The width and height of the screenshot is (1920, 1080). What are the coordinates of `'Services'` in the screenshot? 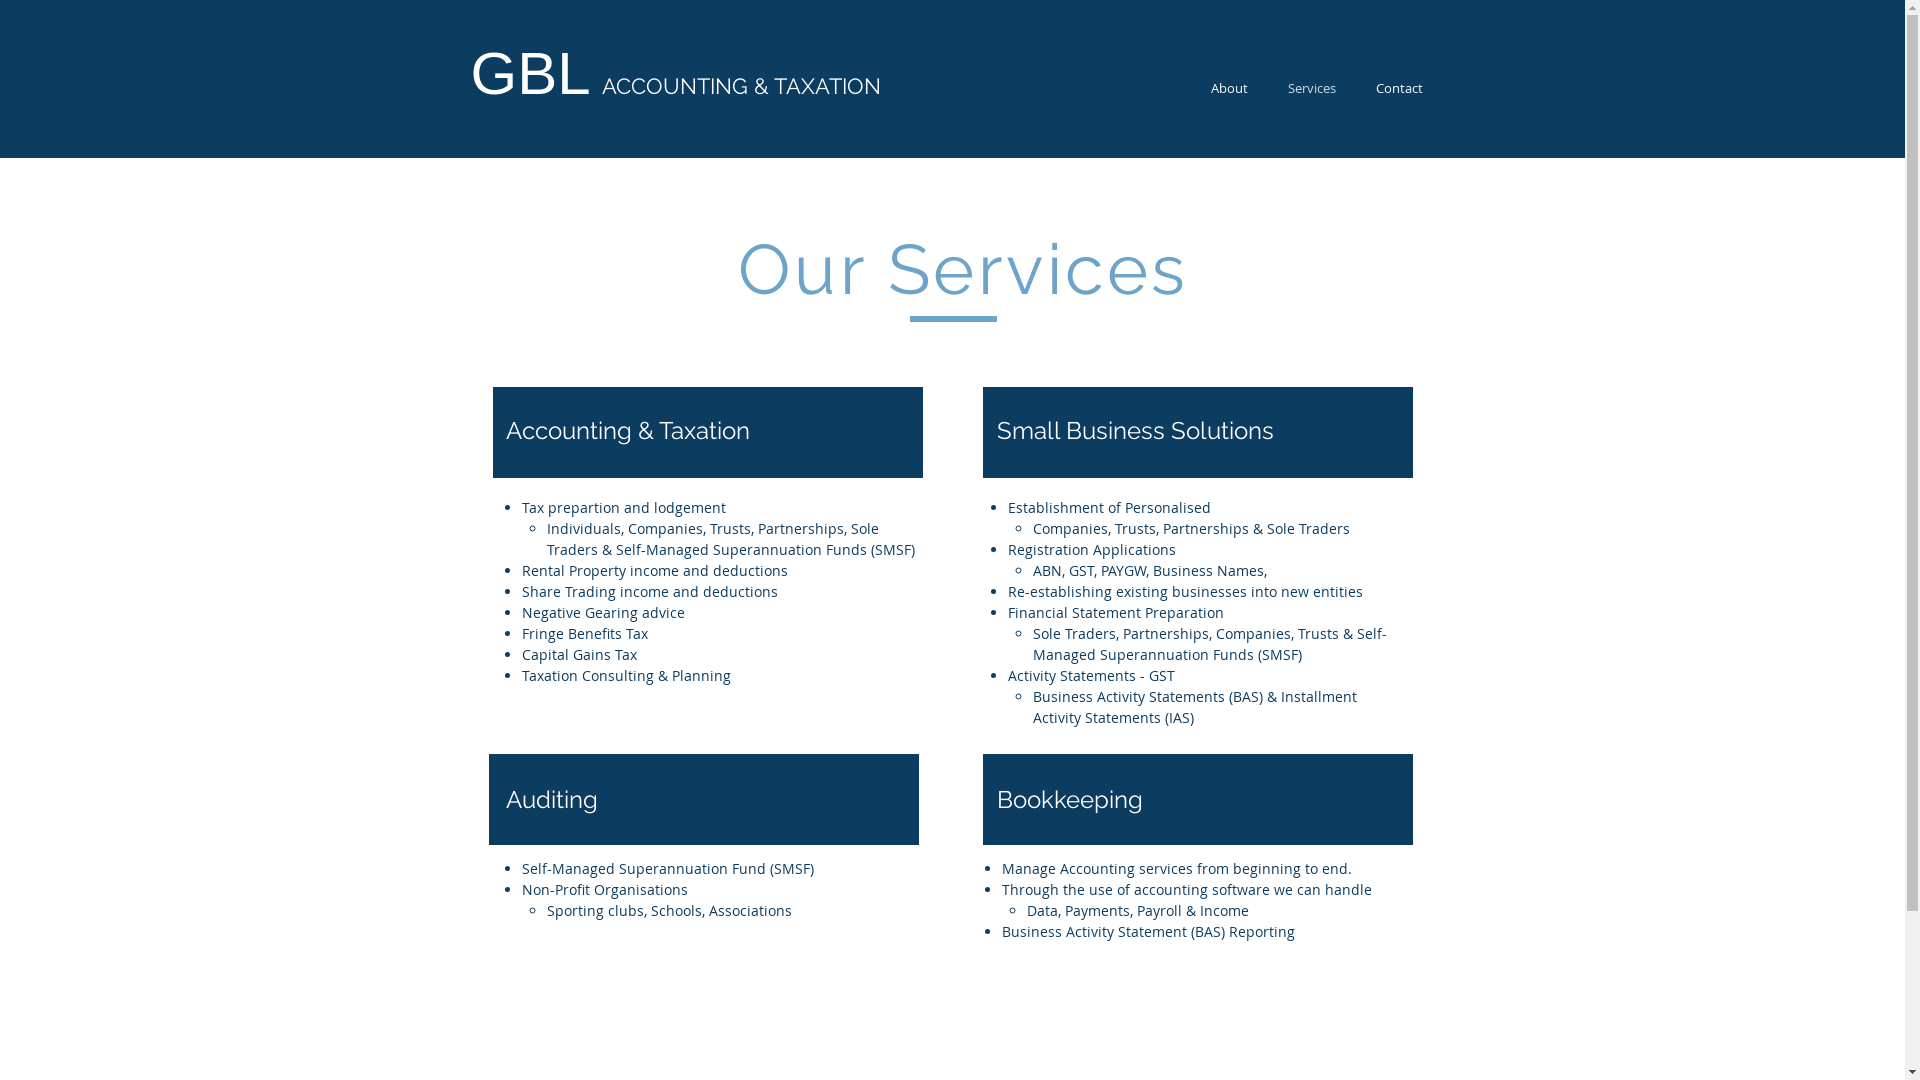 It's located at (1266, 87).